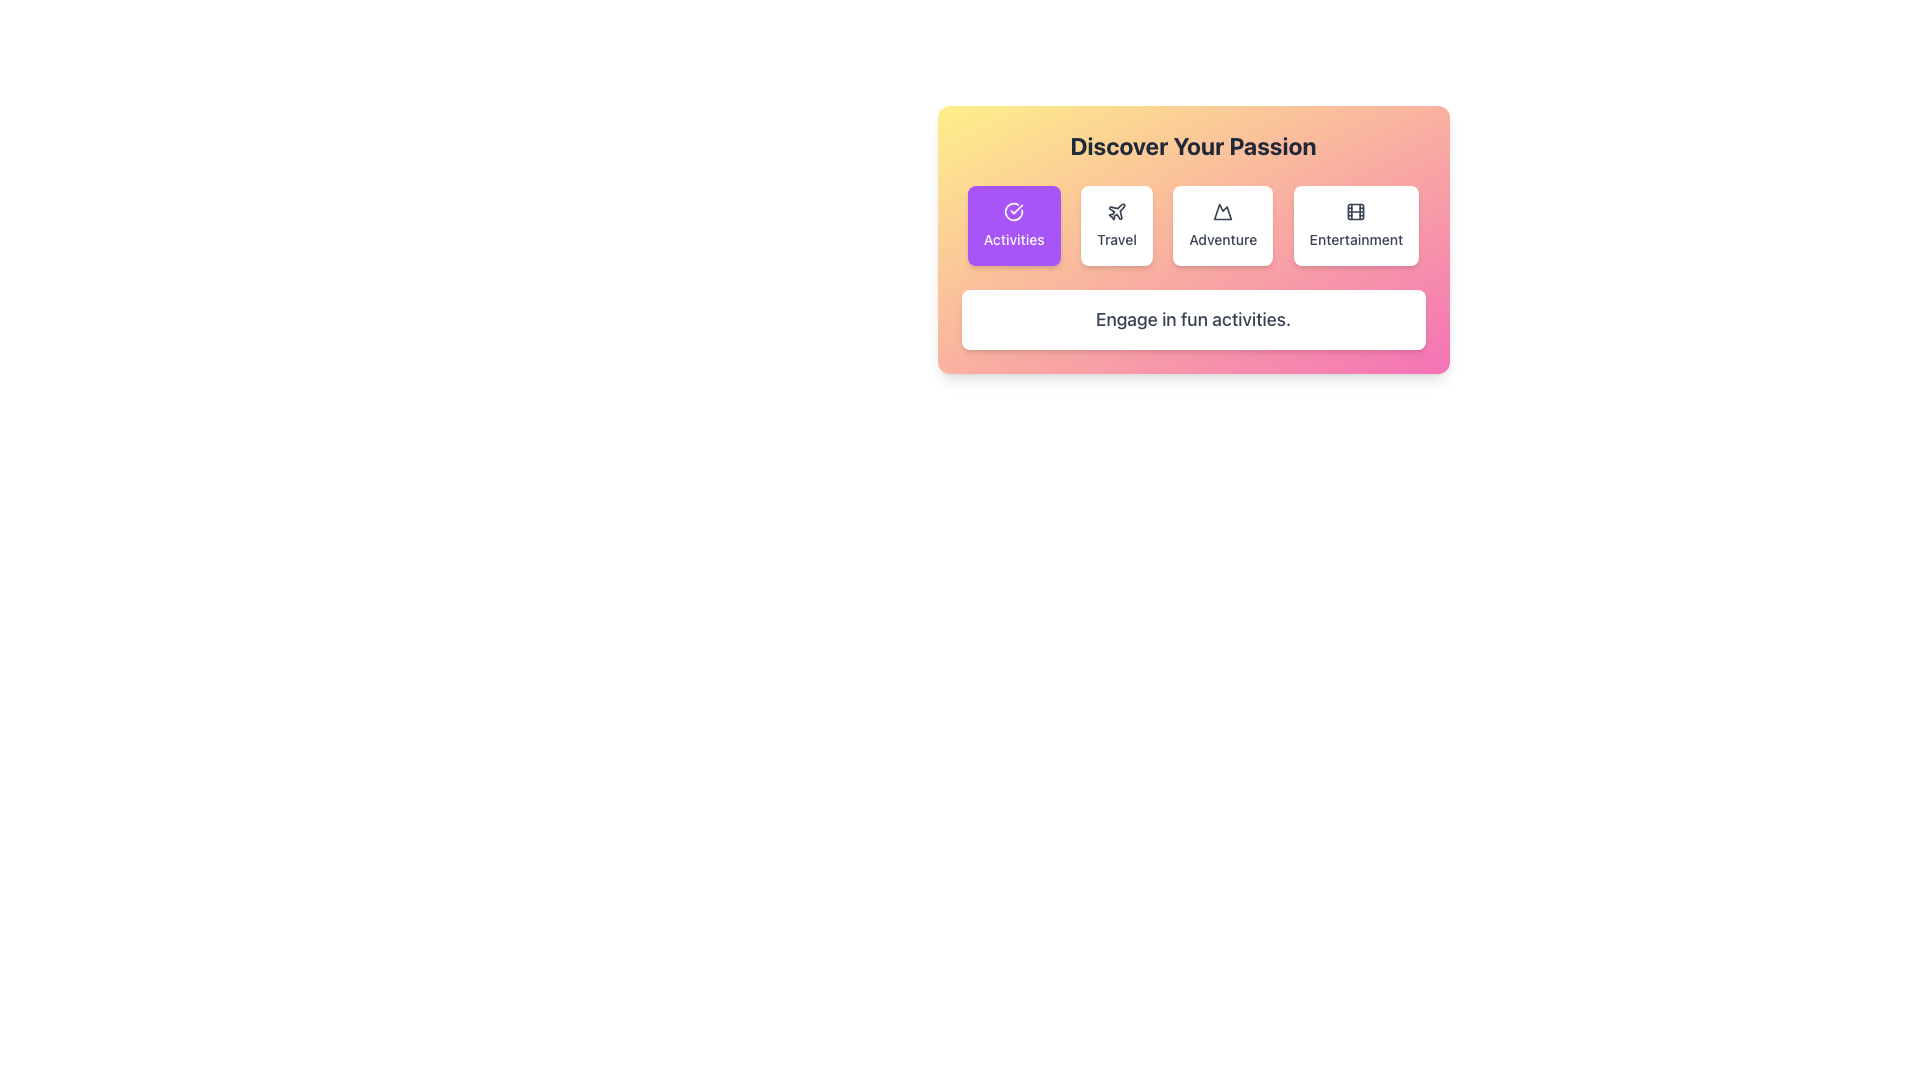 This screenshot has height=1080, width=1920. I want to click on the 'Entertainment' category button, which is the fourth card in a horizontal group of four cards positioned at the far right, following the 'Adventure' card, so click(1356, 225).